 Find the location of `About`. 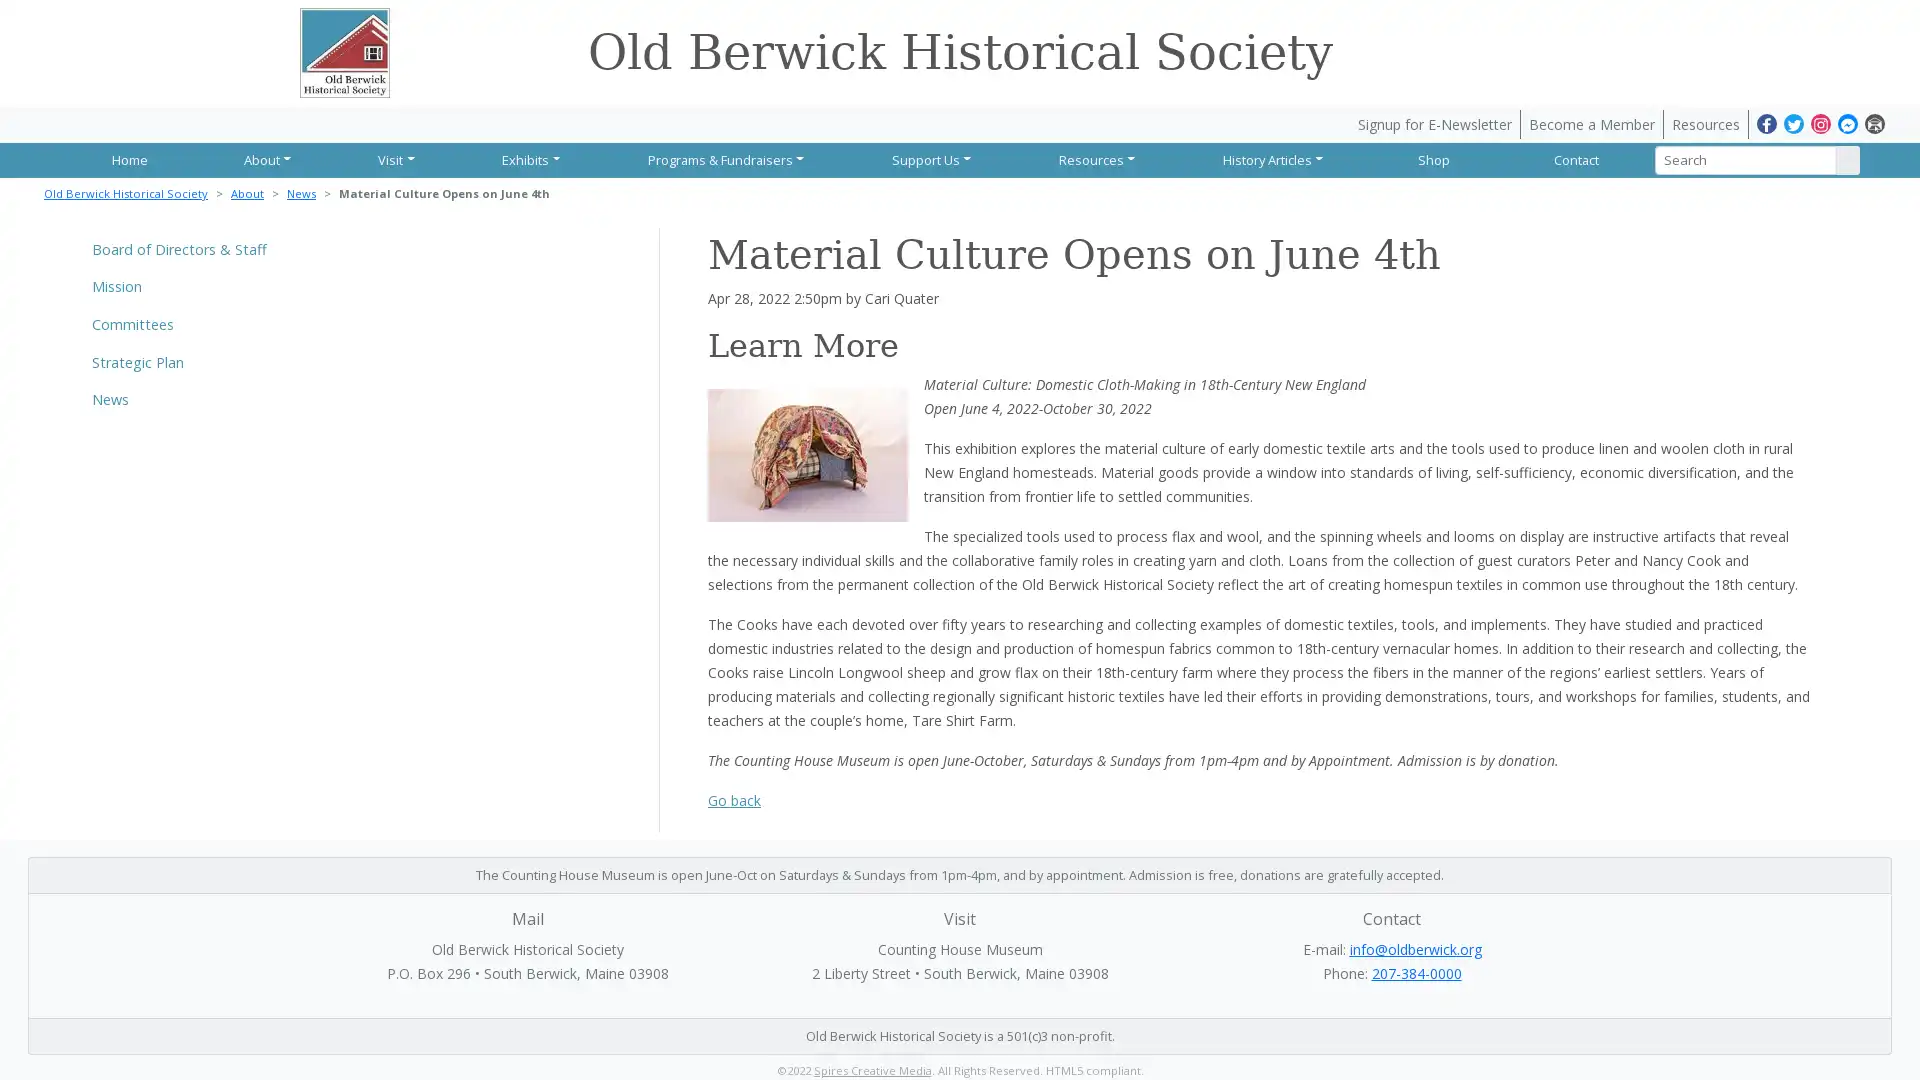

About is located at coordinates (264, 158).